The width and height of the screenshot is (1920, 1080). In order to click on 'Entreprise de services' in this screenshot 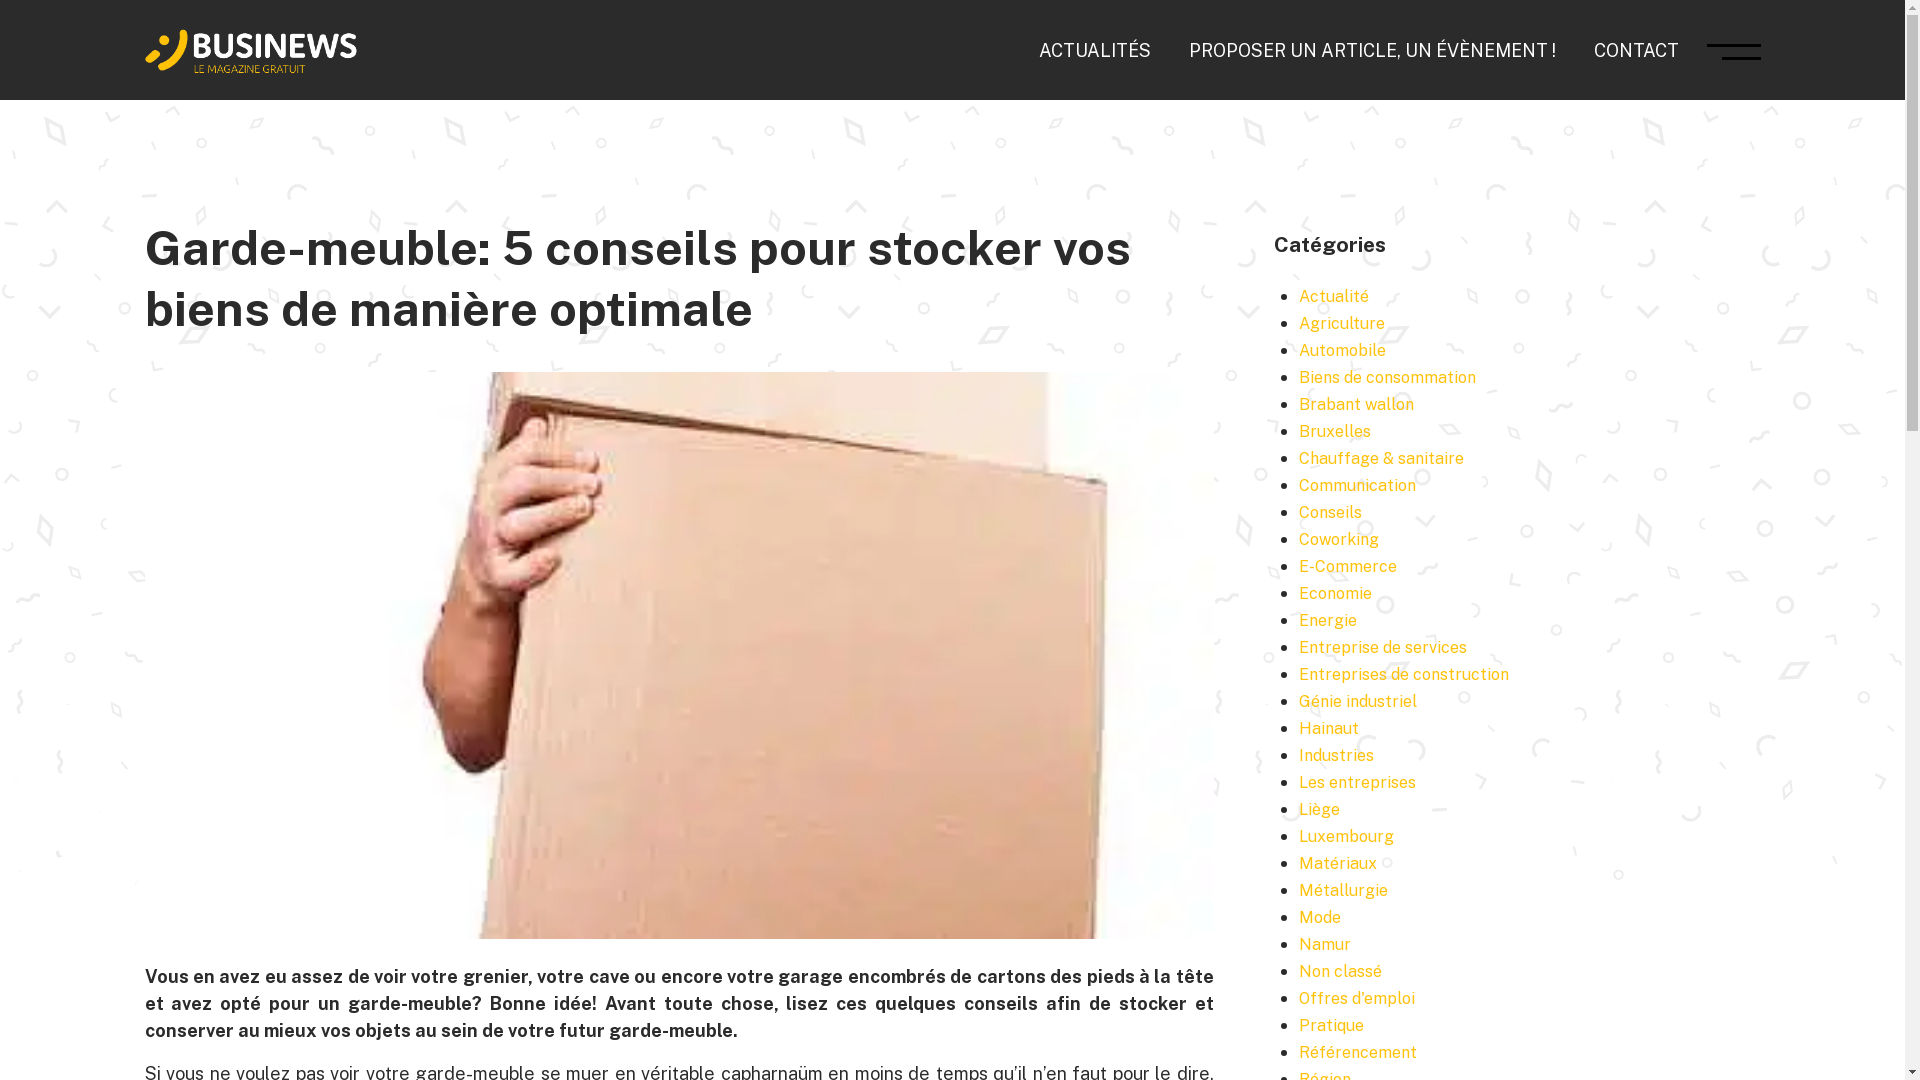, I will do `click(1381, 647)`.